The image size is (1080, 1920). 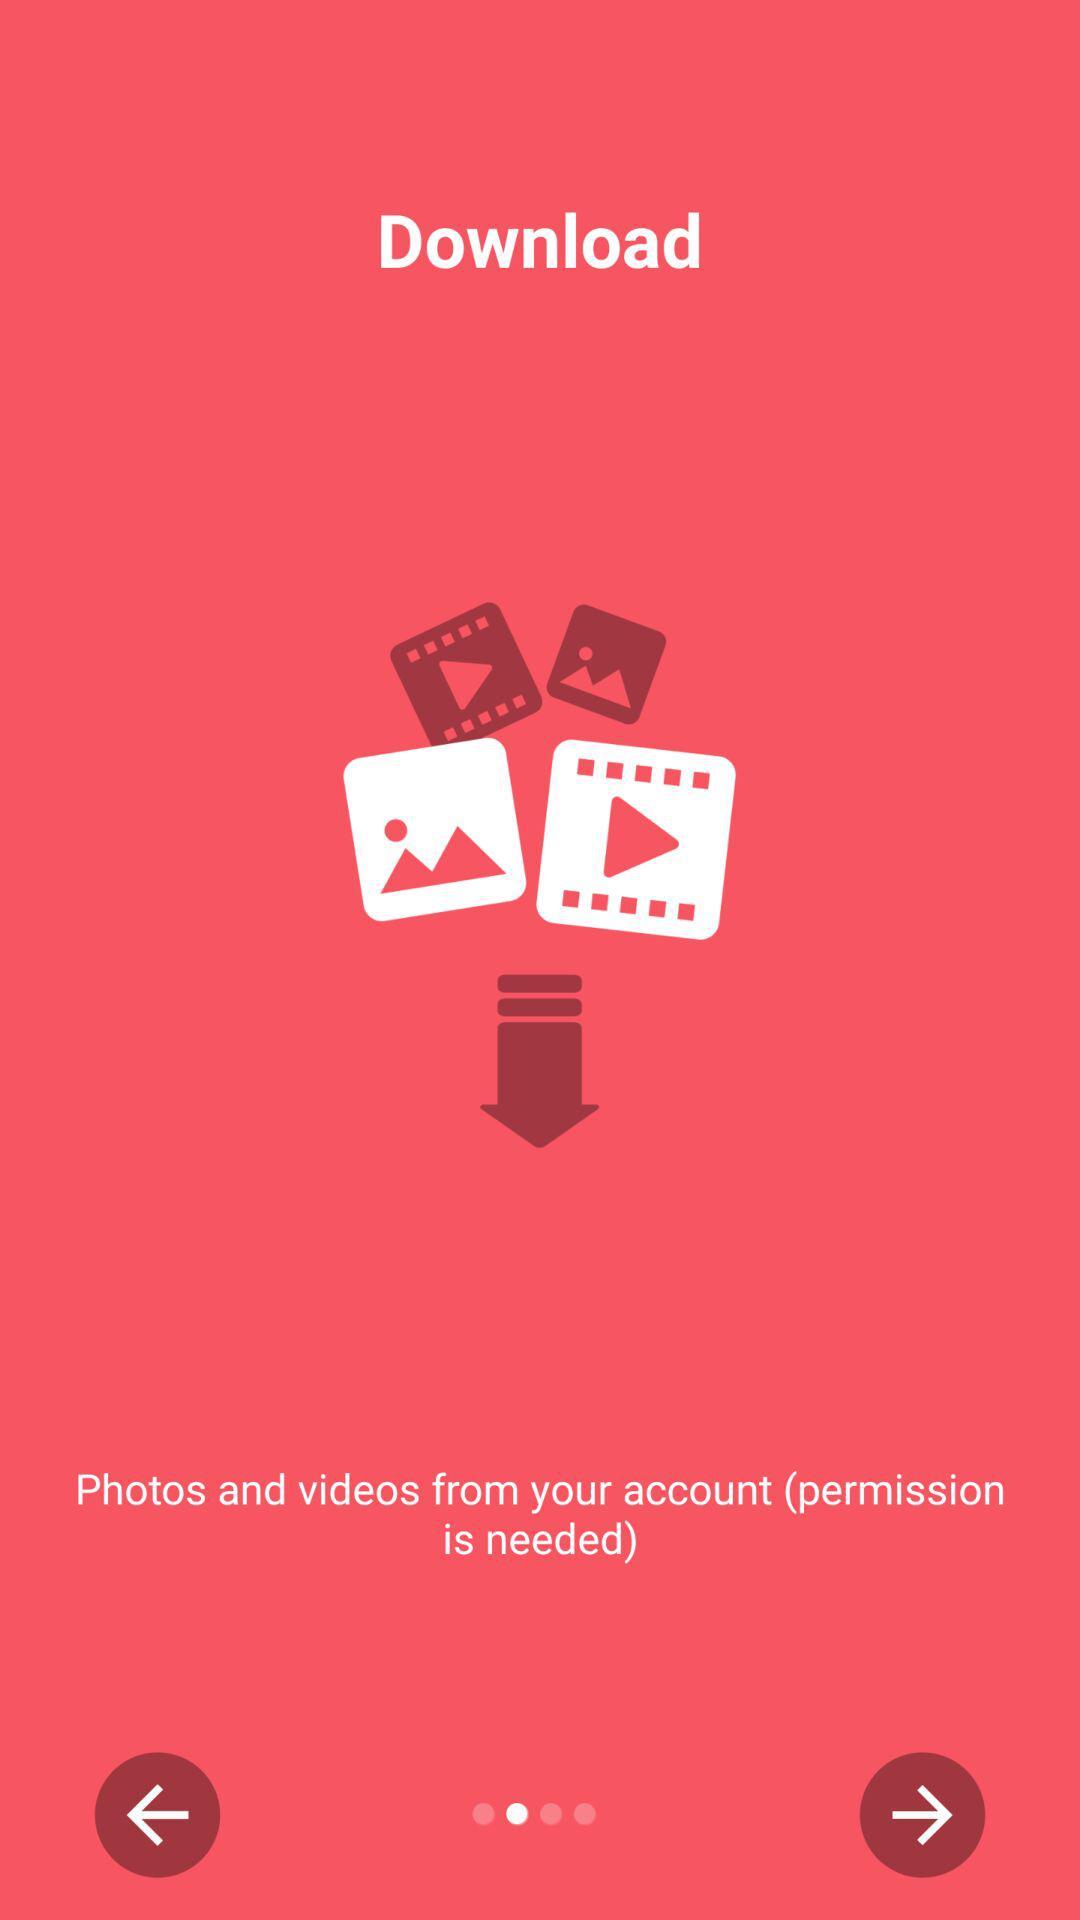 What do you see at coordinates (922, 1814) in the screenshot?
I see `go next page` at bounding box center [922, 1814].